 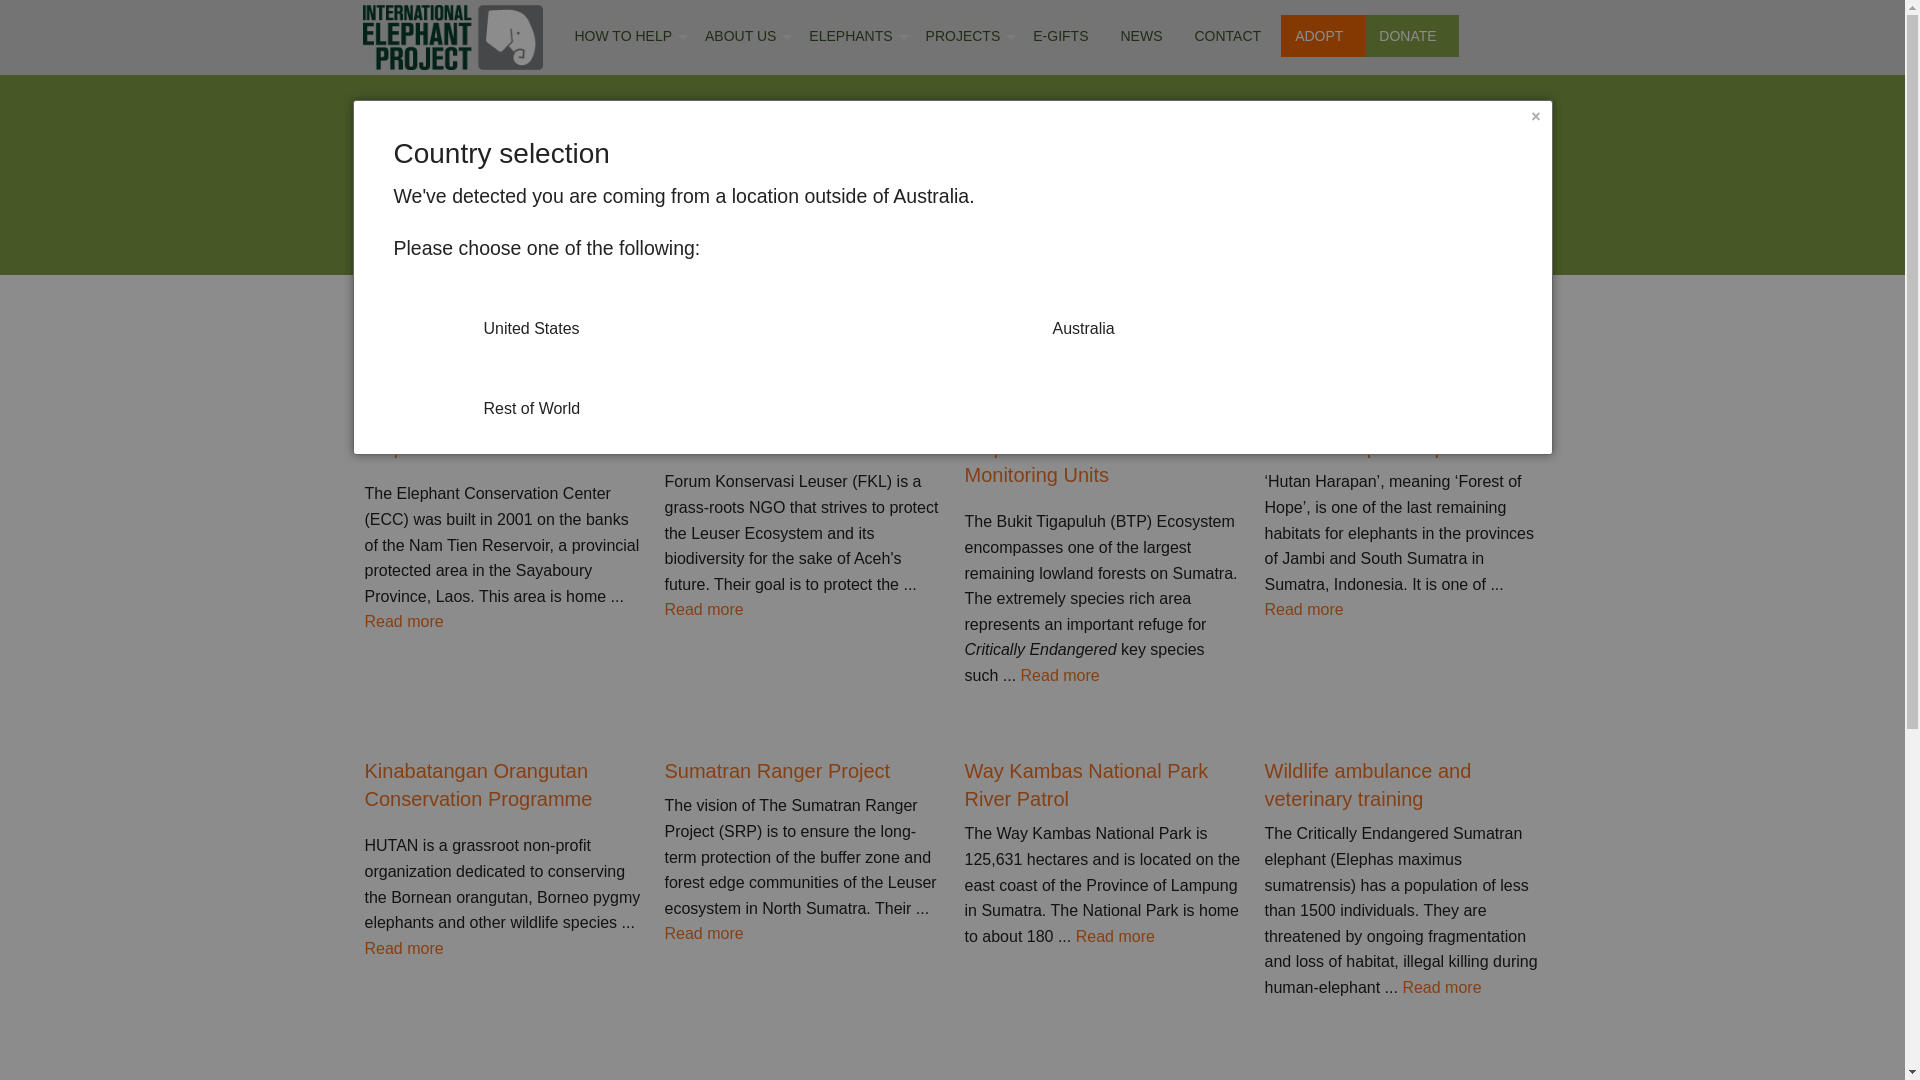 What do you see at coordinates (1410, 35) in the screenshot?
I see `'DONATE'` at bounding box center [1410, 35].